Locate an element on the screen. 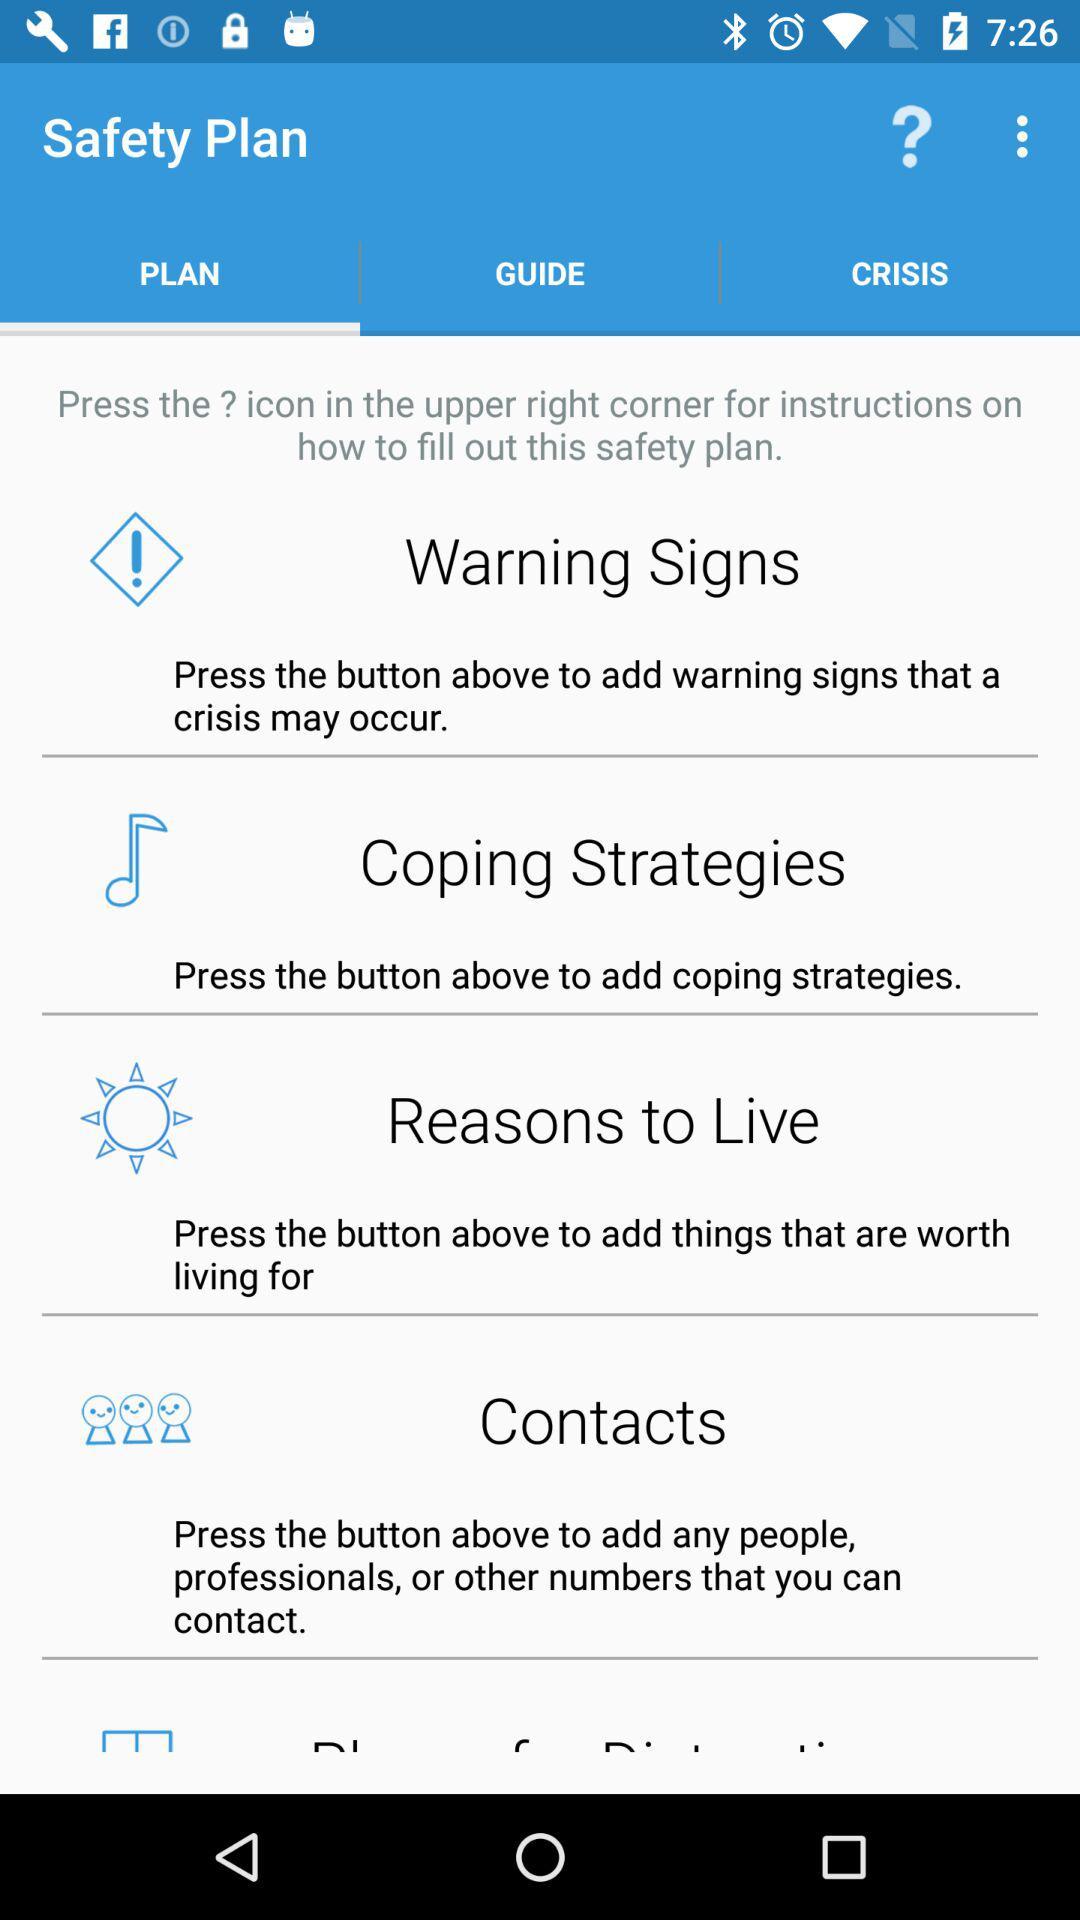 Image resolution: width=1080 pixels, height=1920 pixels. the item next to the crisis app is located at coordinates (540, 272).